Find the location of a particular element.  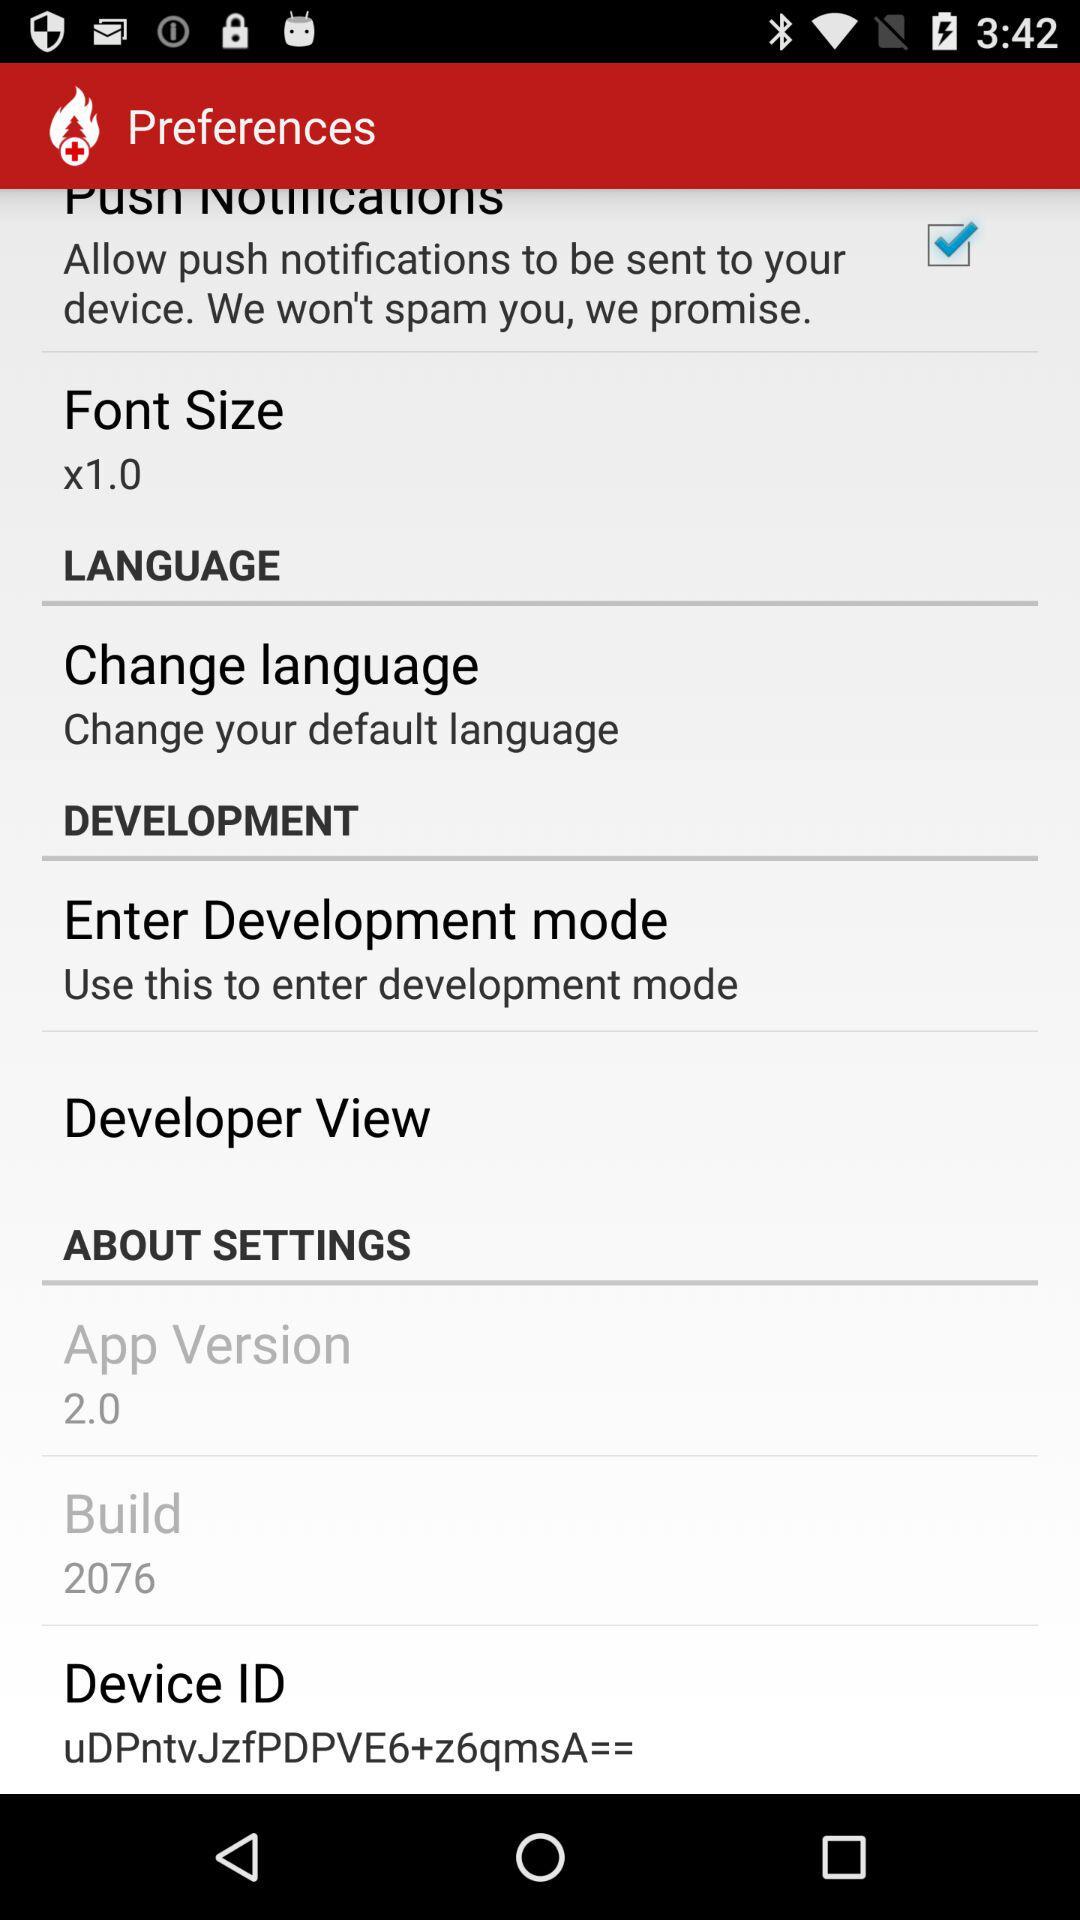

the item above the udpntvjzfpdpve6+z6qmsa== item is located at coordinates (173, 1680).